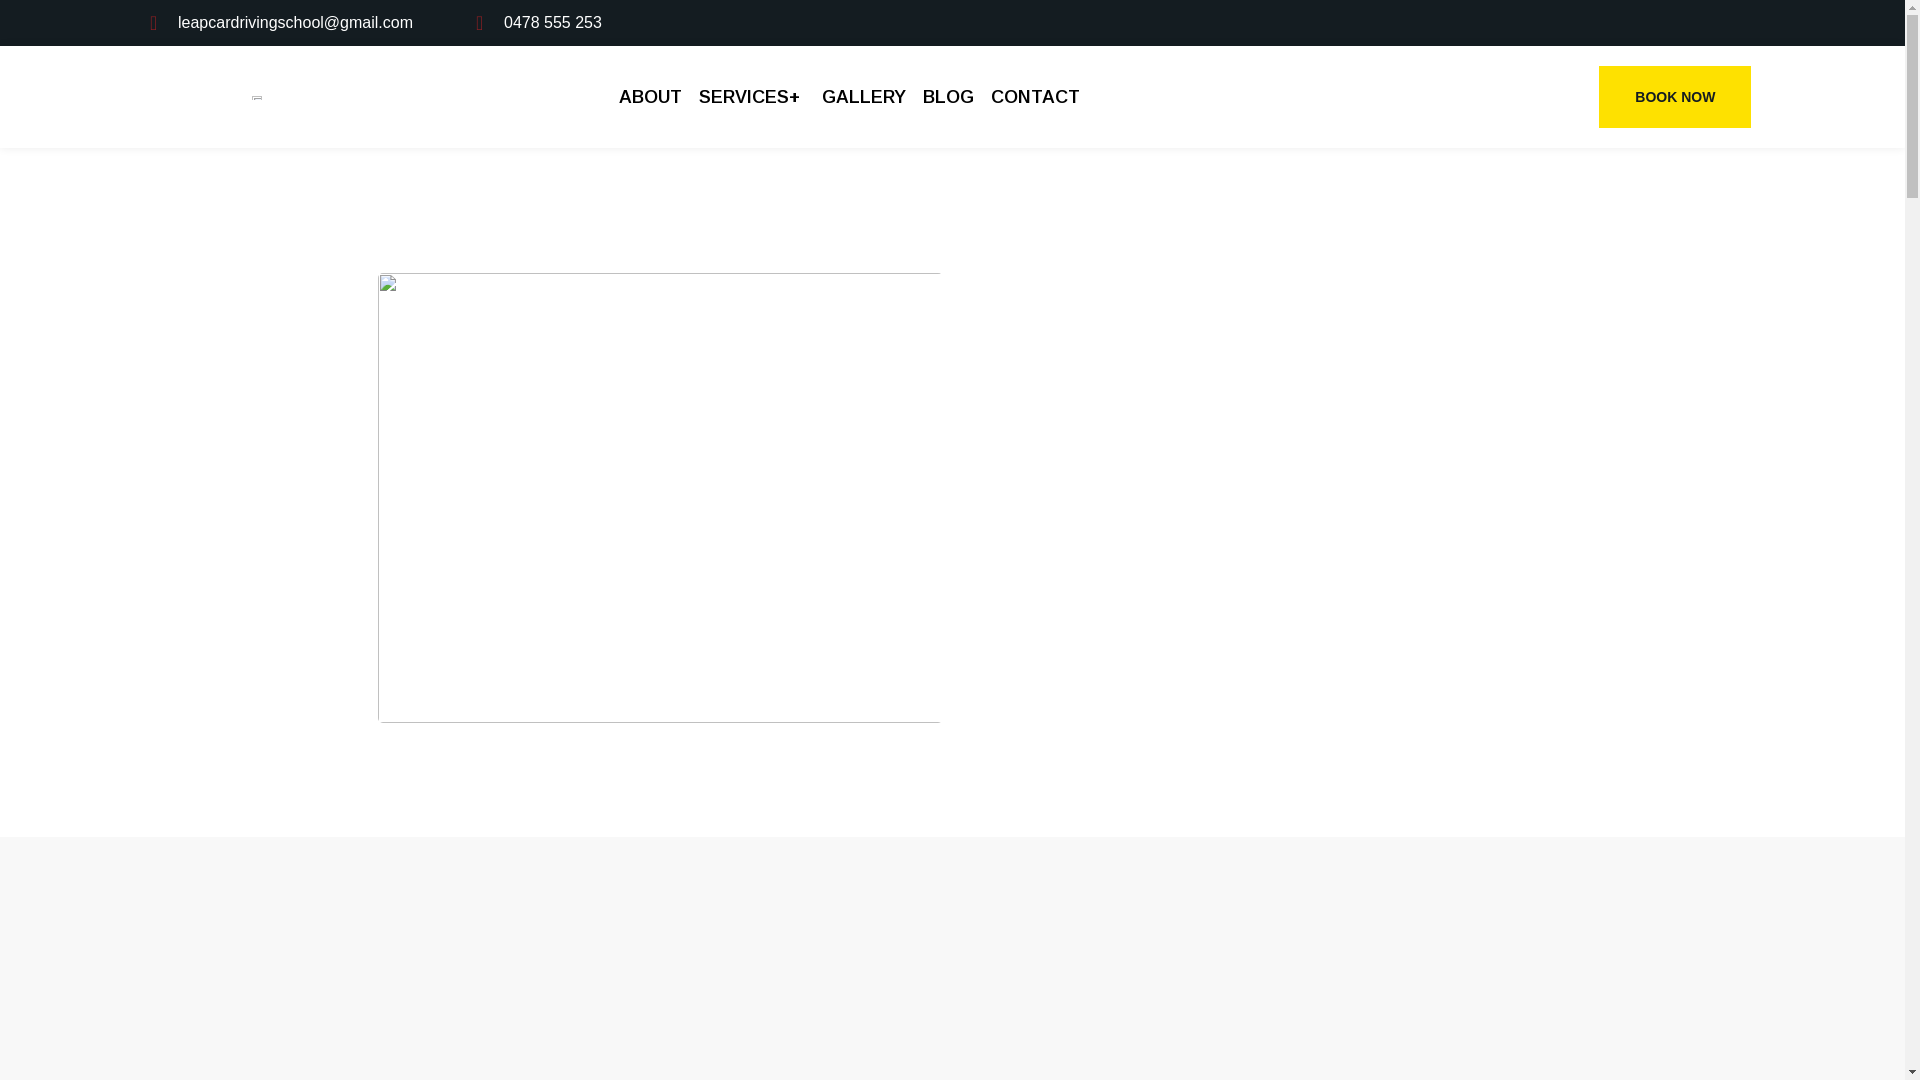  What do you see at coordinates (652, 96) in the screenshot?
I see `'ABOUT'` at bounding box center [652, 96].